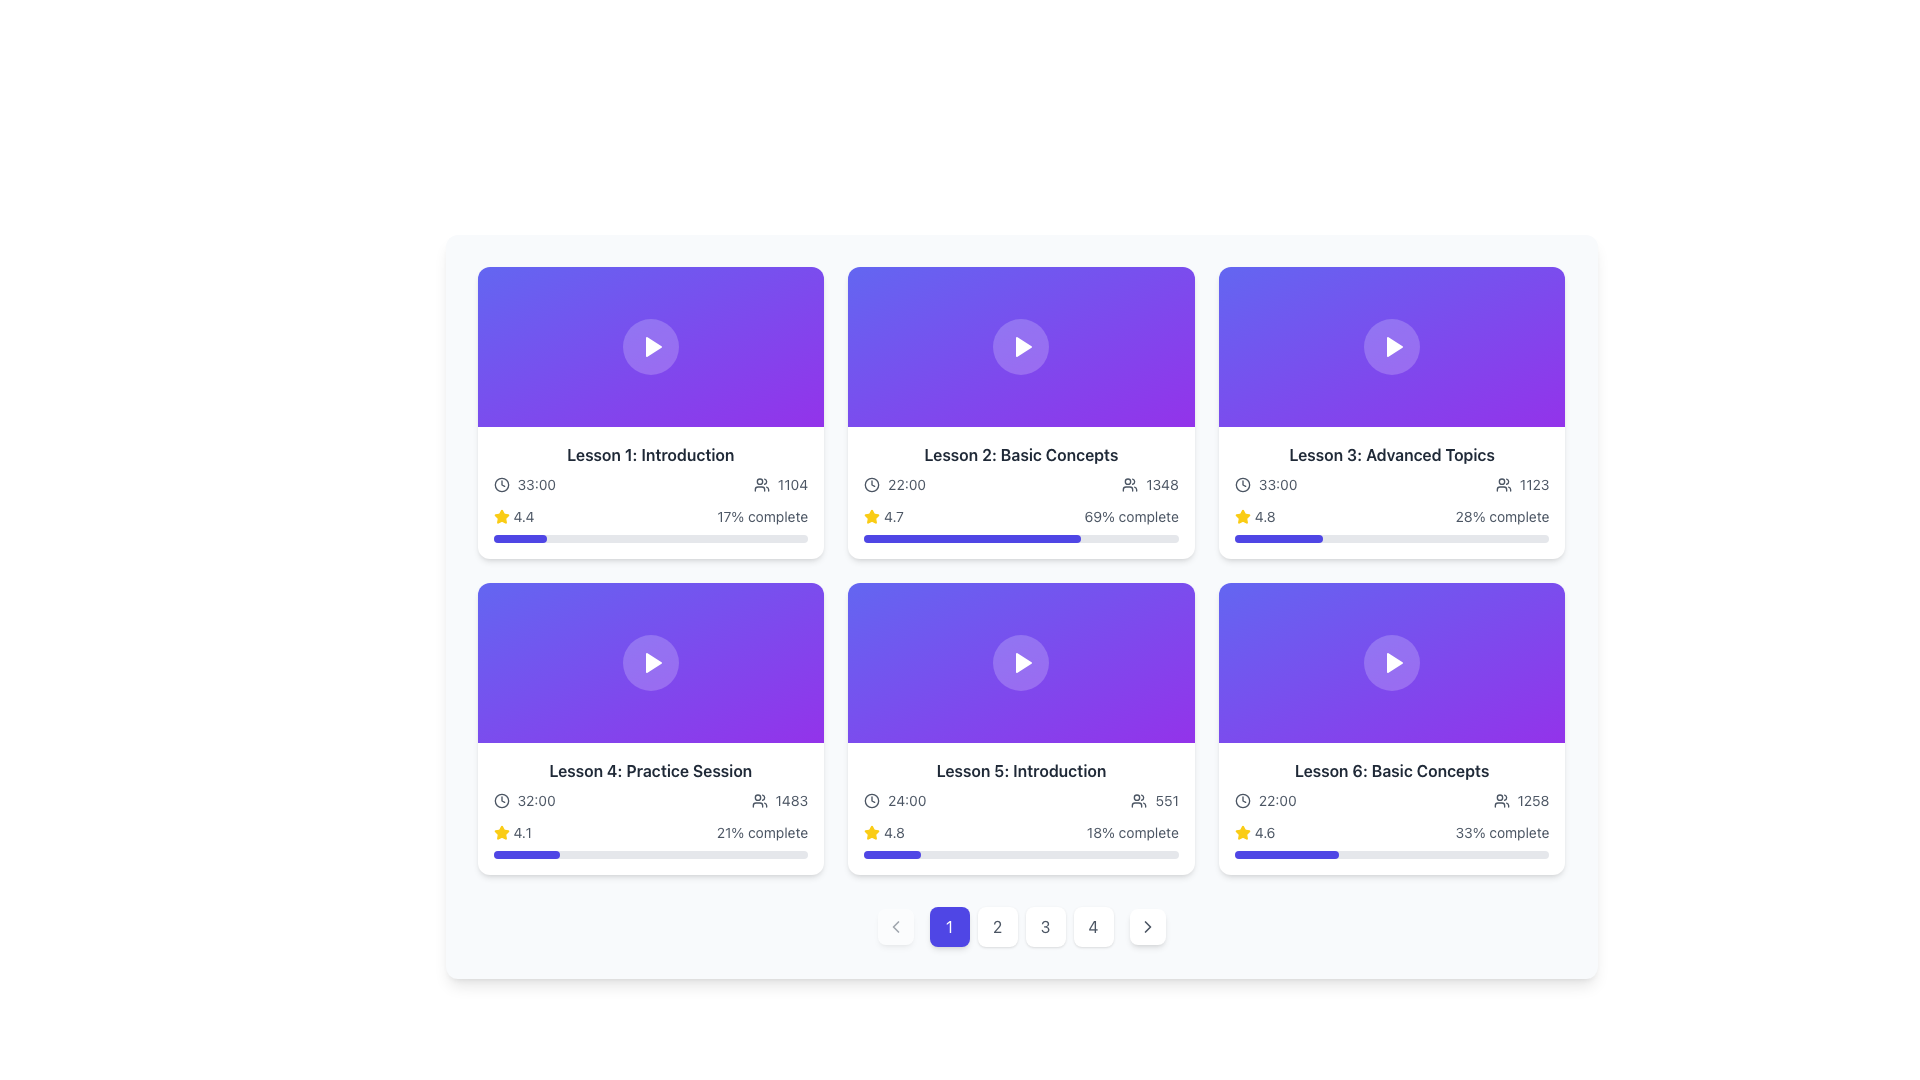  Describe the element at coordinates (872, 485) in the screenshot. I see `the primary circular border of the clock icon located near the text '22:00' in the second card of the grid` at that location.